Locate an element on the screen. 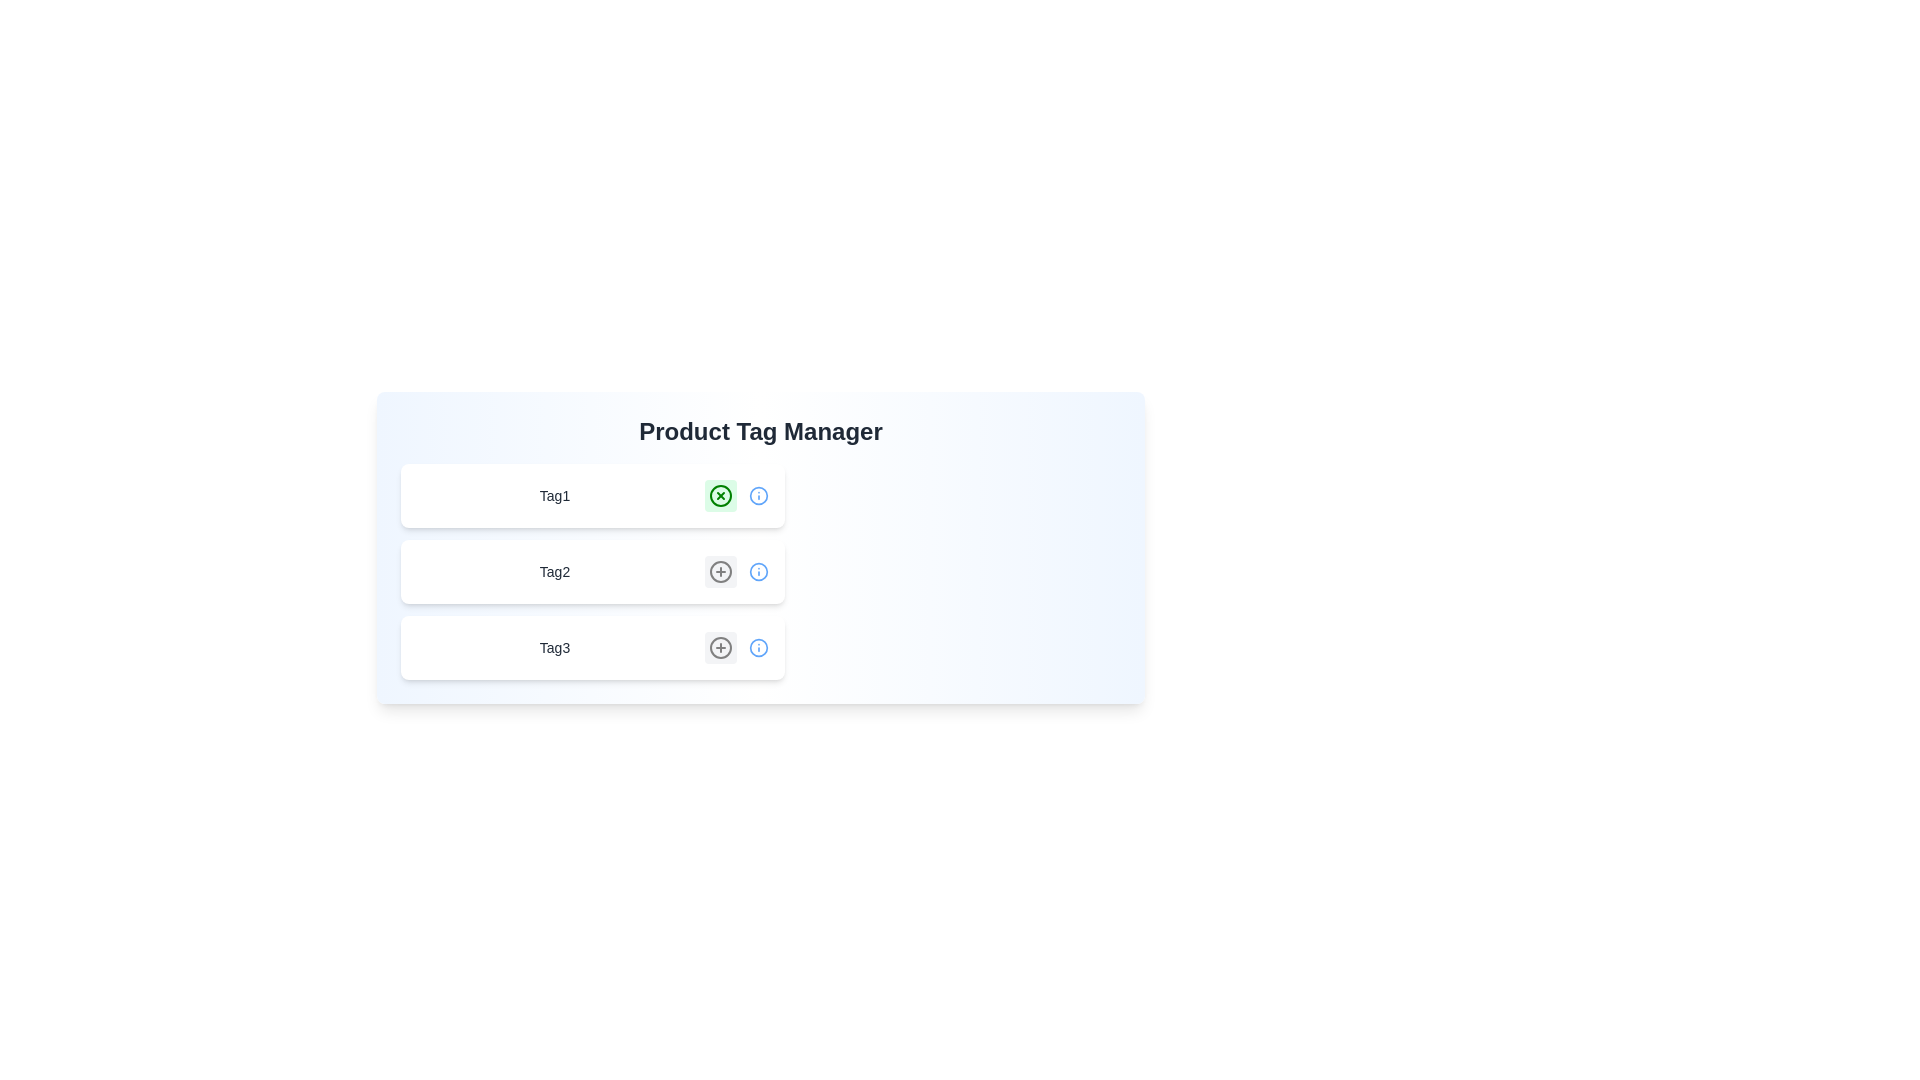 The width and height of the screenshot is (1920, 1080). the information icon for Tag3 to view its description is located at coordinates (757, 648).